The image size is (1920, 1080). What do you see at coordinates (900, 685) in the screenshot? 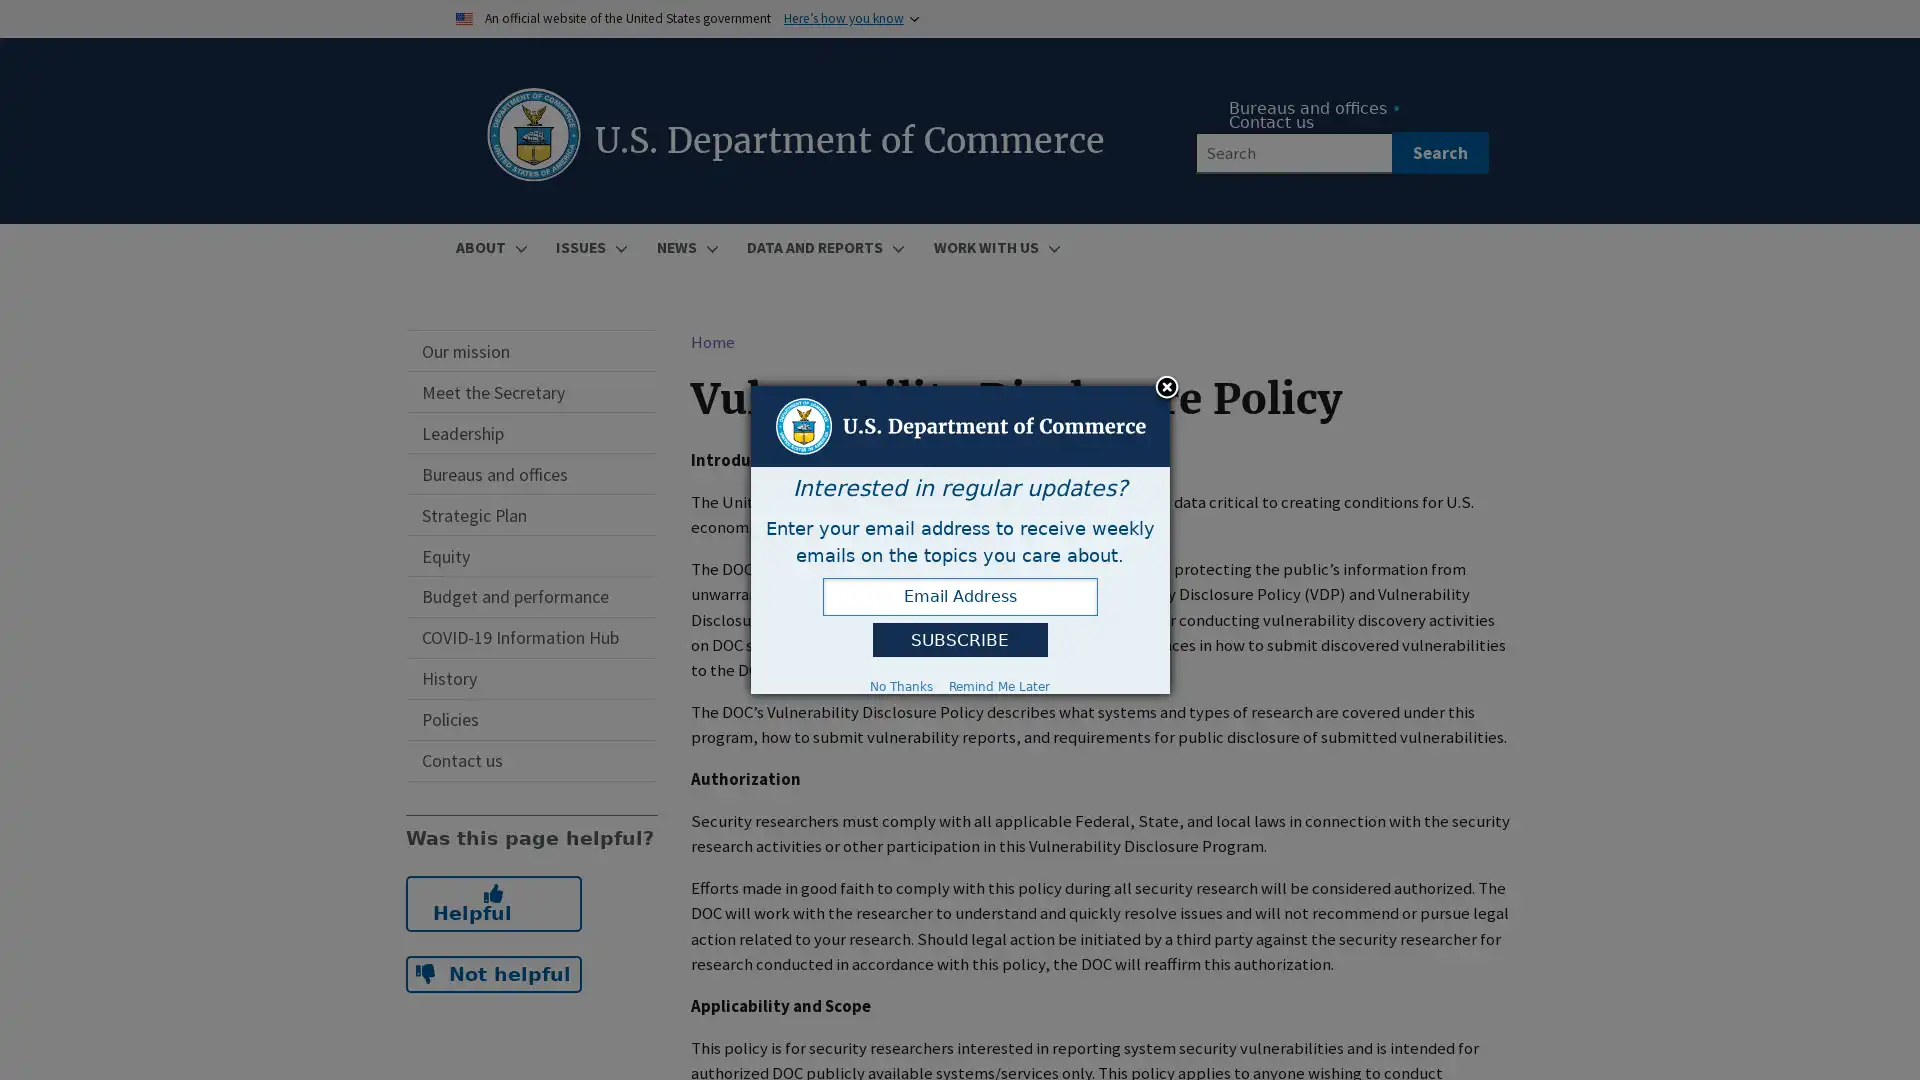
I see `No Thanks` at bounding box center [900, 685].